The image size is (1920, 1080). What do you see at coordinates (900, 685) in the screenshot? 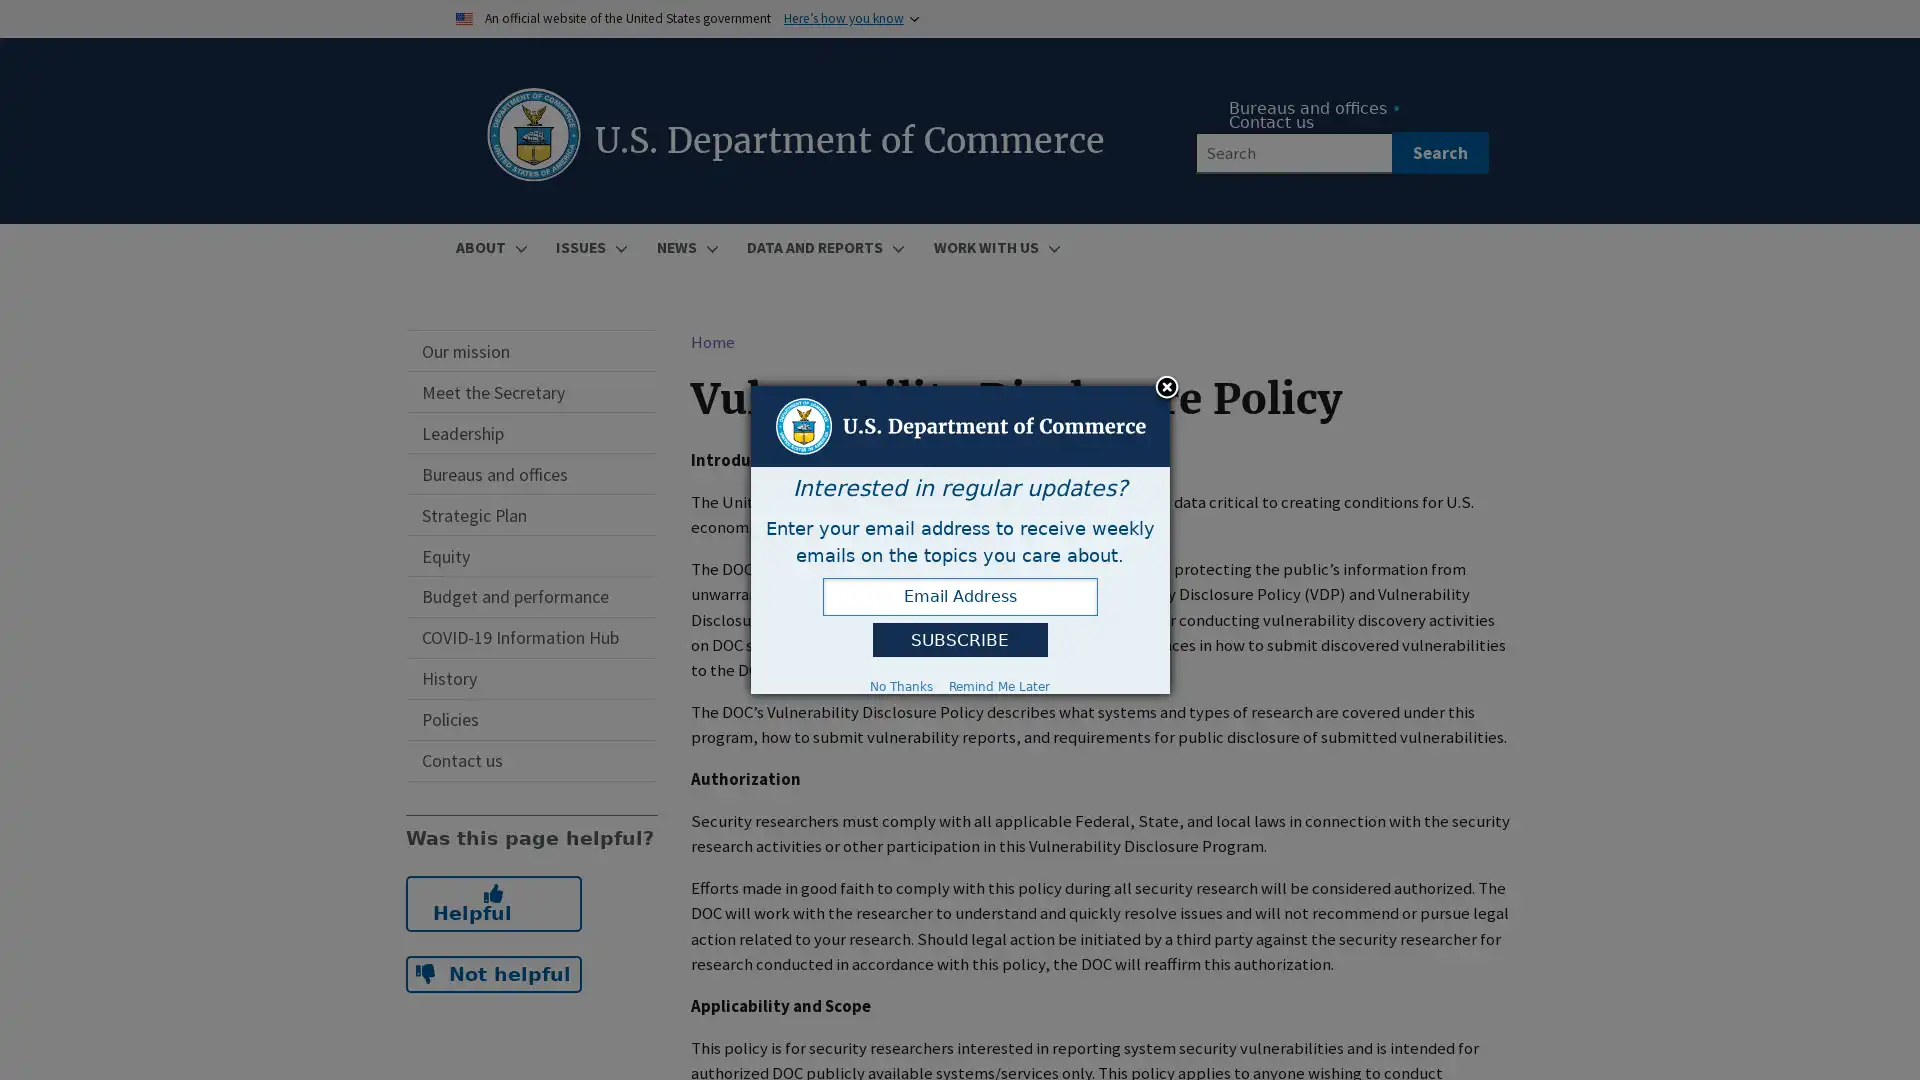
I see `No Thanks` at bounding box center [900, 685].